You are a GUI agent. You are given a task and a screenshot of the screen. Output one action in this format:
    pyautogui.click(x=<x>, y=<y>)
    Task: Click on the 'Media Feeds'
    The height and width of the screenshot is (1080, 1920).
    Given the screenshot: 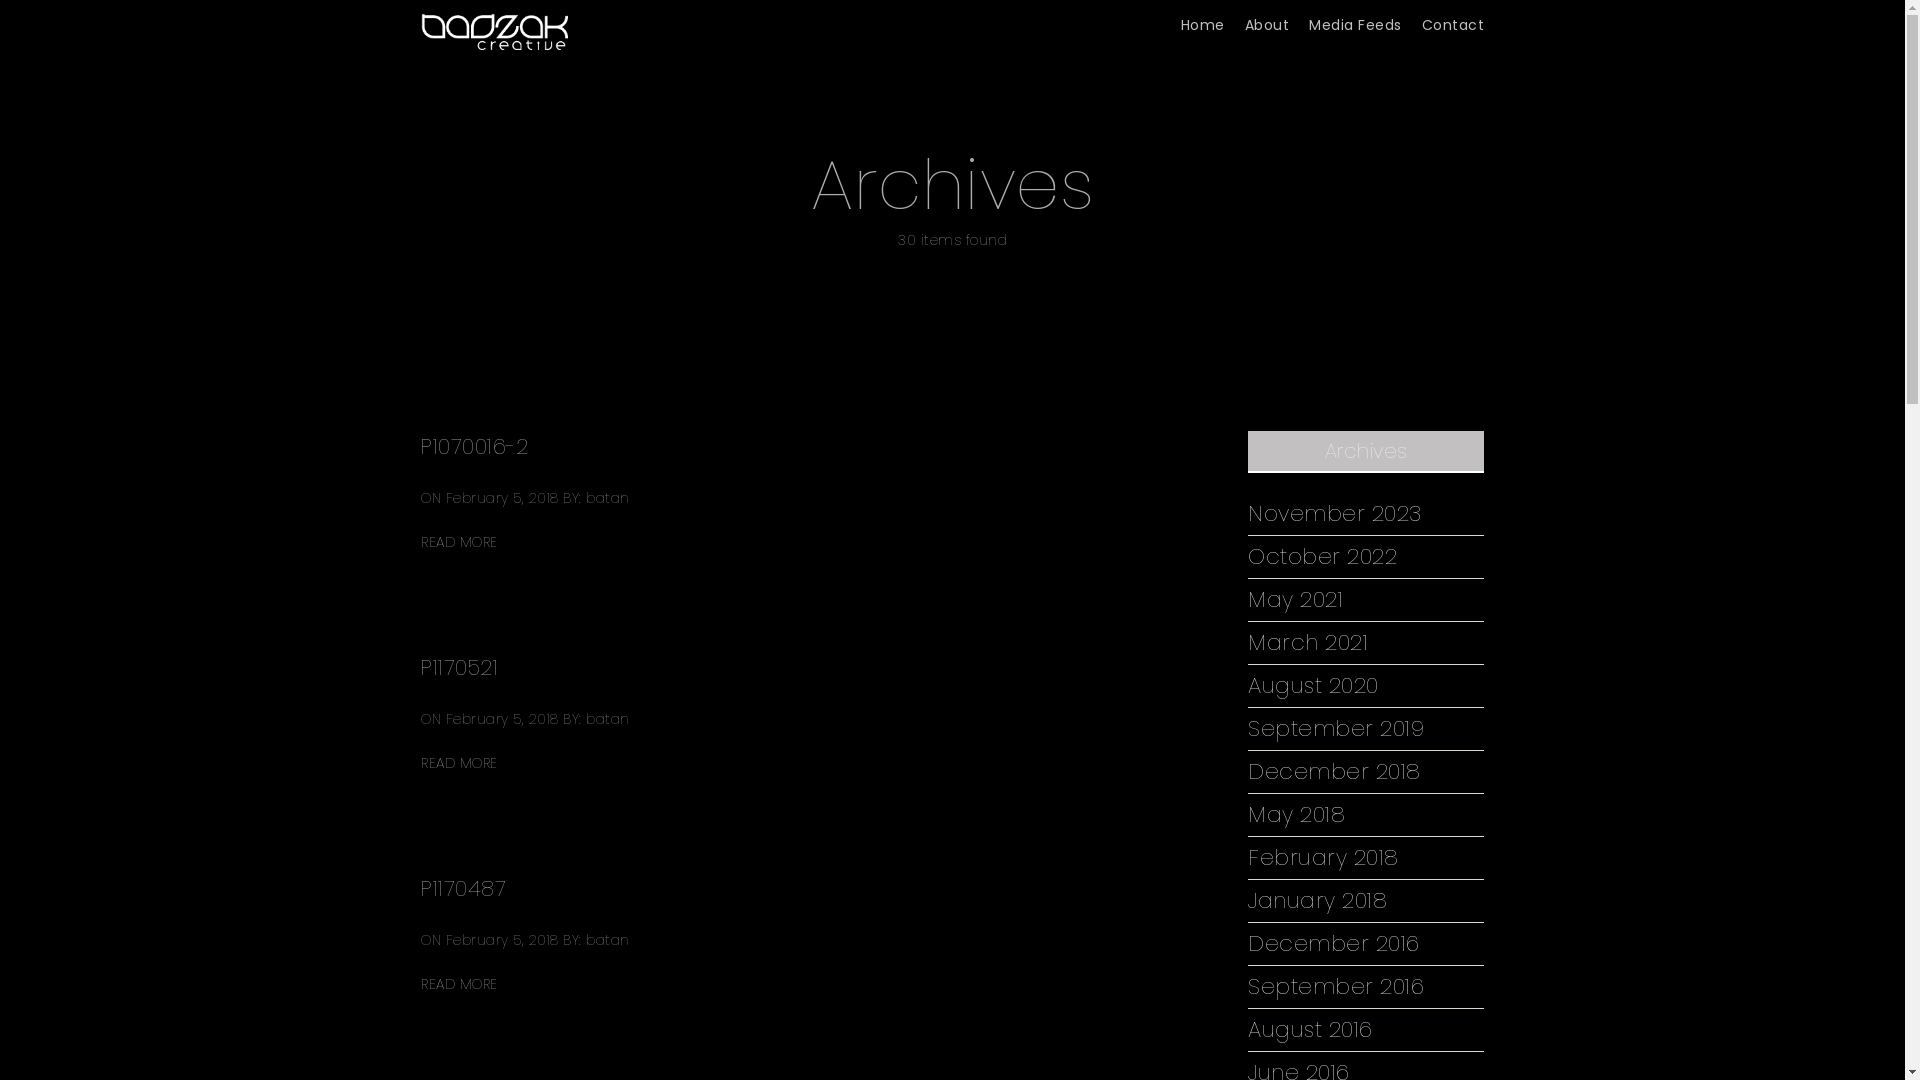 What is the action you would take?
    pyautogui.click(x=1309, y=26)
    